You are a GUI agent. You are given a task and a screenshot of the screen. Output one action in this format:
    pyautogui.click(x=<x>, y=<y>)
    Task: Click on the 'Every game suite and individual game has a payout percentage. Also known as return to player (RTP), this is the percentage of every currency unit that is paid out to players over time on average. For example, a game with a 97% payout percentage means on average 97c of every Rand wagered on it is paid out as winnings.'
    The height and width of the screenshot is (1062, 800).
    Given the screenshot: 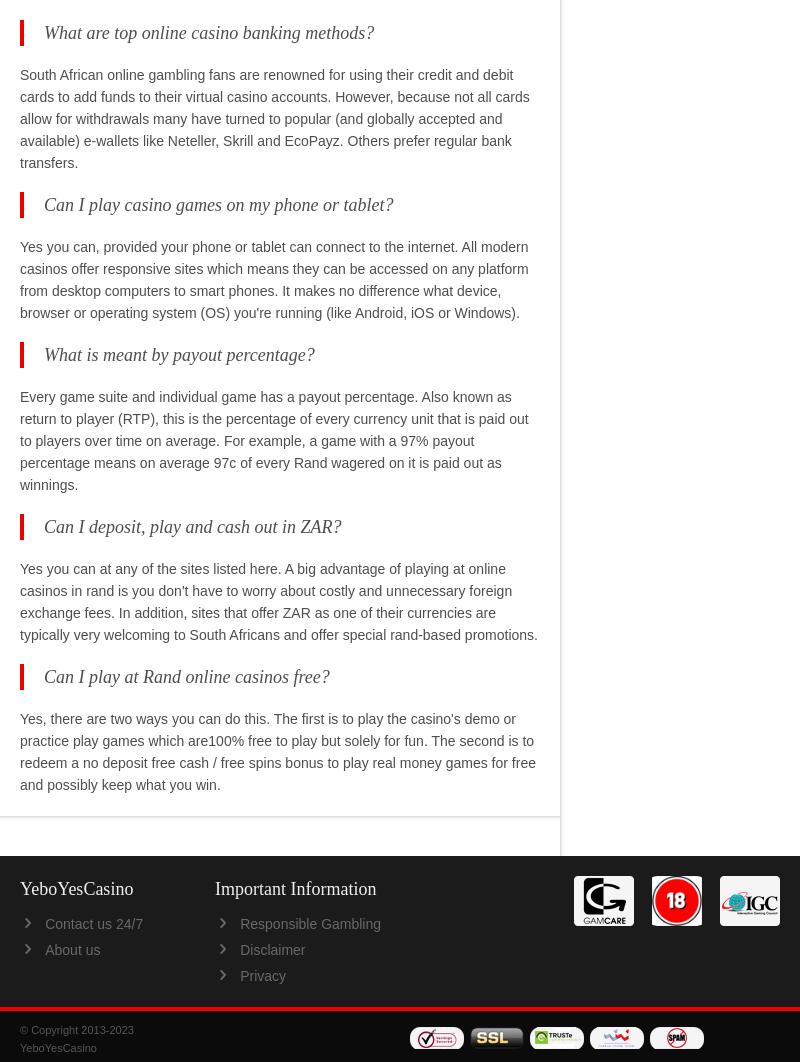 What is the action you would take?
    pyautogui.click(x=274, y=438)
    